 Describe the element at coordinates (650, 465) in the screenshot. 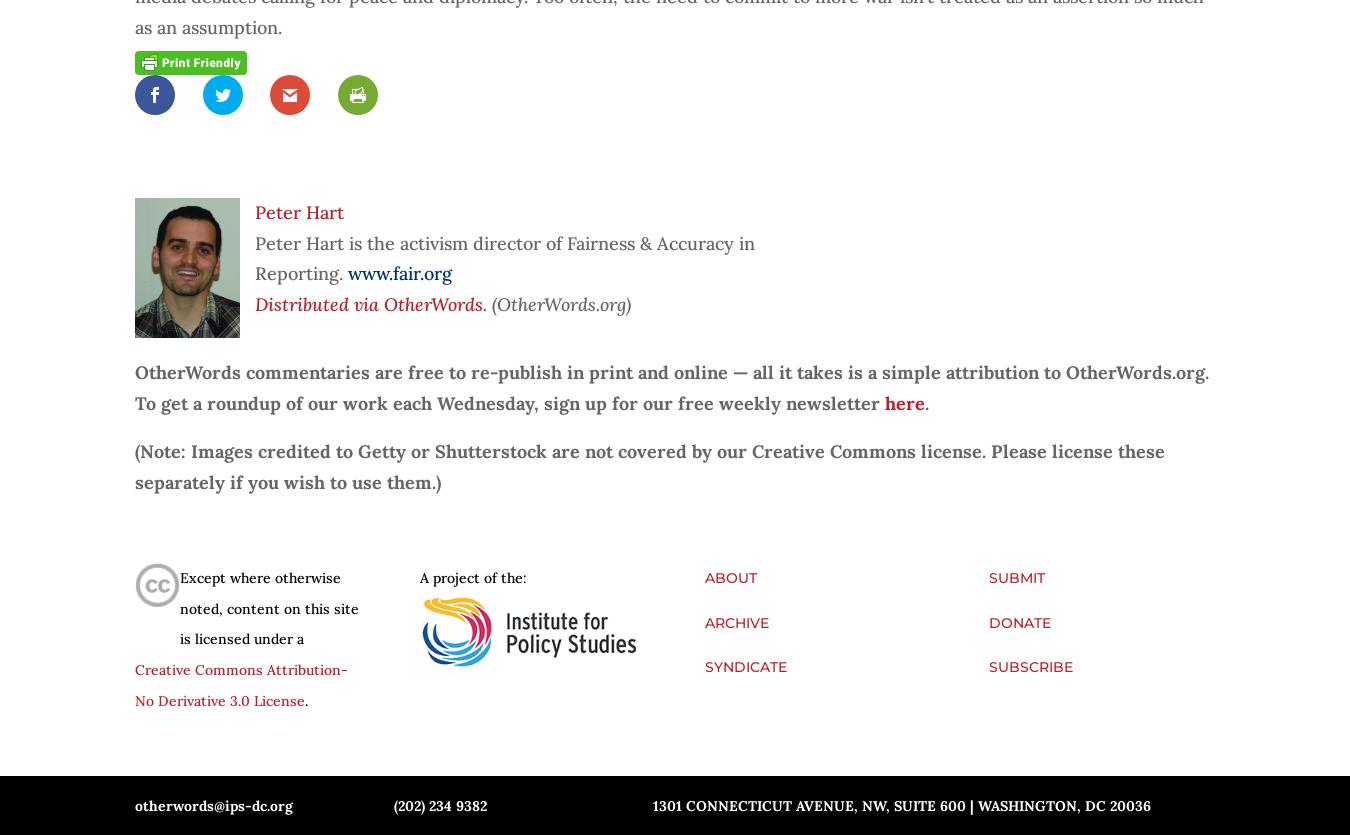

I see `'(Note: Images credited to Getty or Shutterstock are not covered by our Creative Commons license. Please license these separately if you wish to use them.)'` at that location.